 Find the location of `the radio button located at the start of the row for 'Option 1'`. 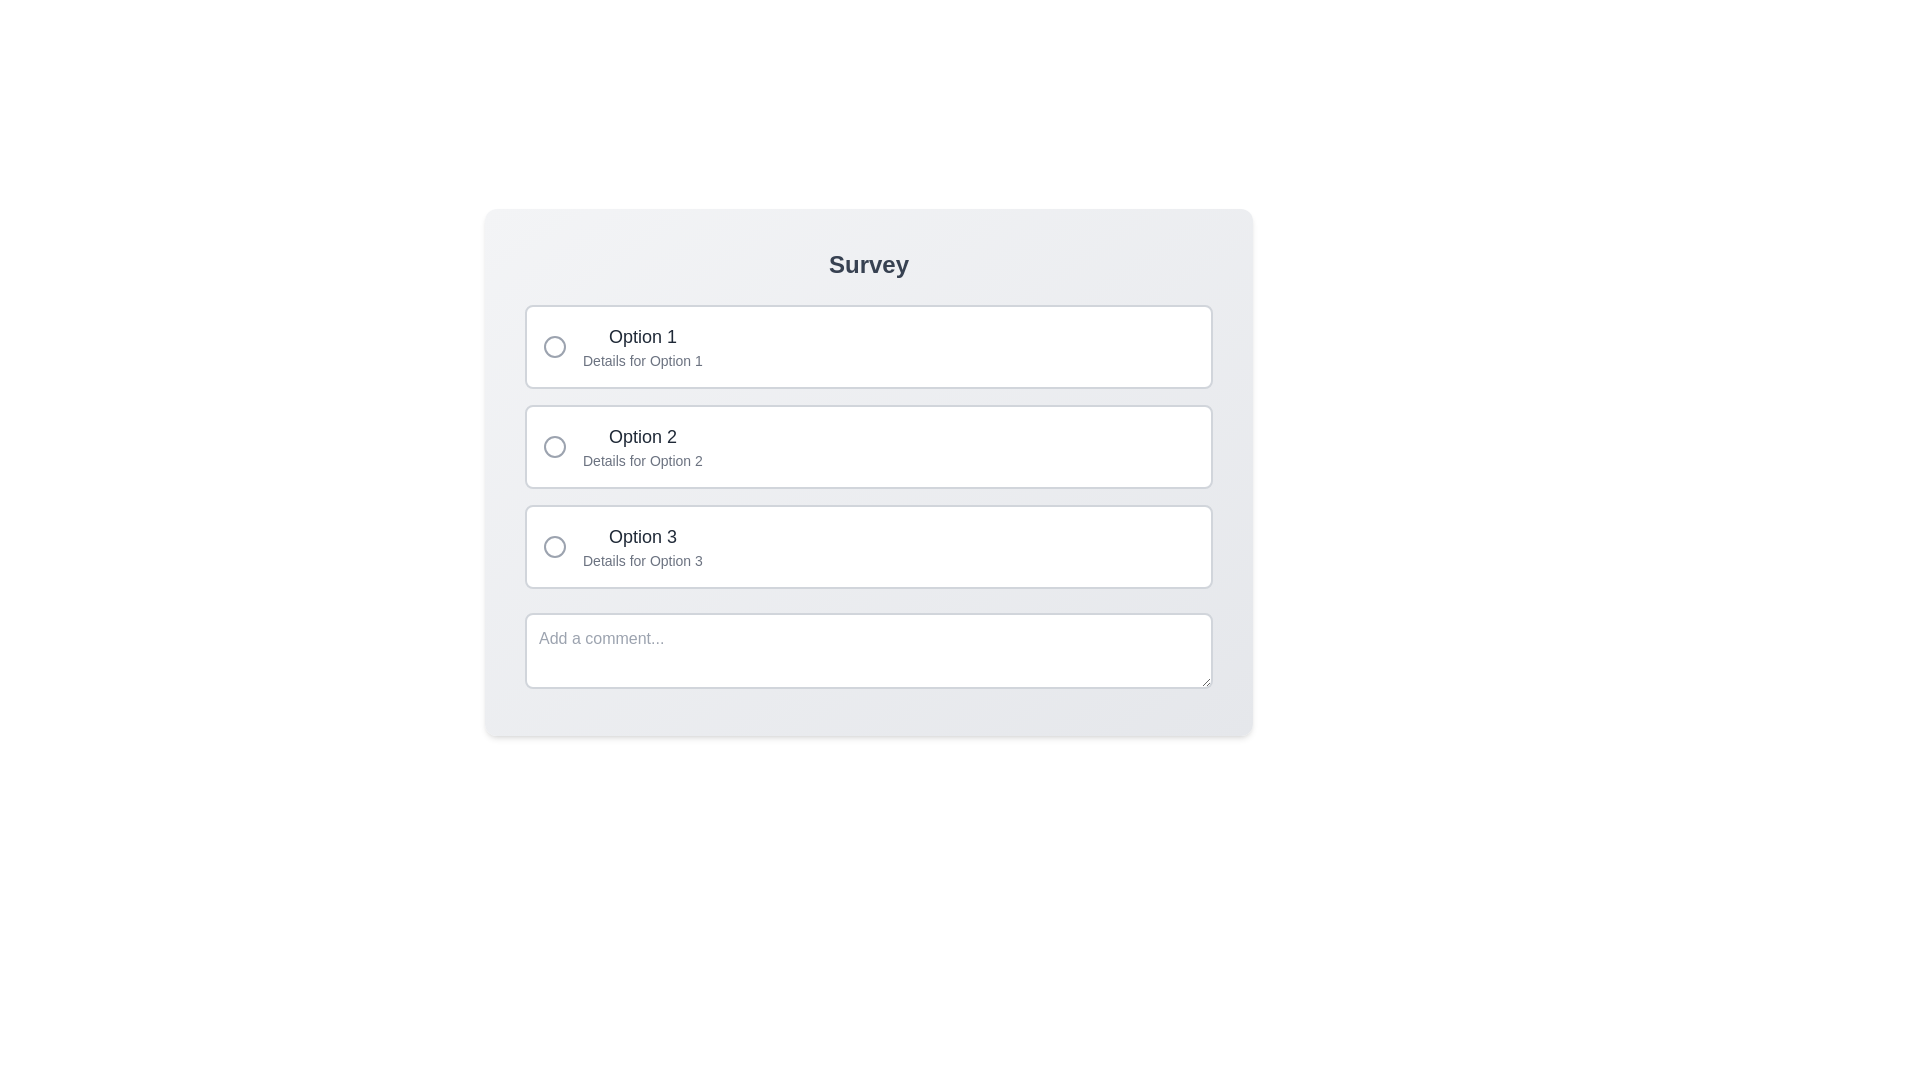

the radio button located at the start of the row for 'Option 1' is located at coordinates (555, 346).